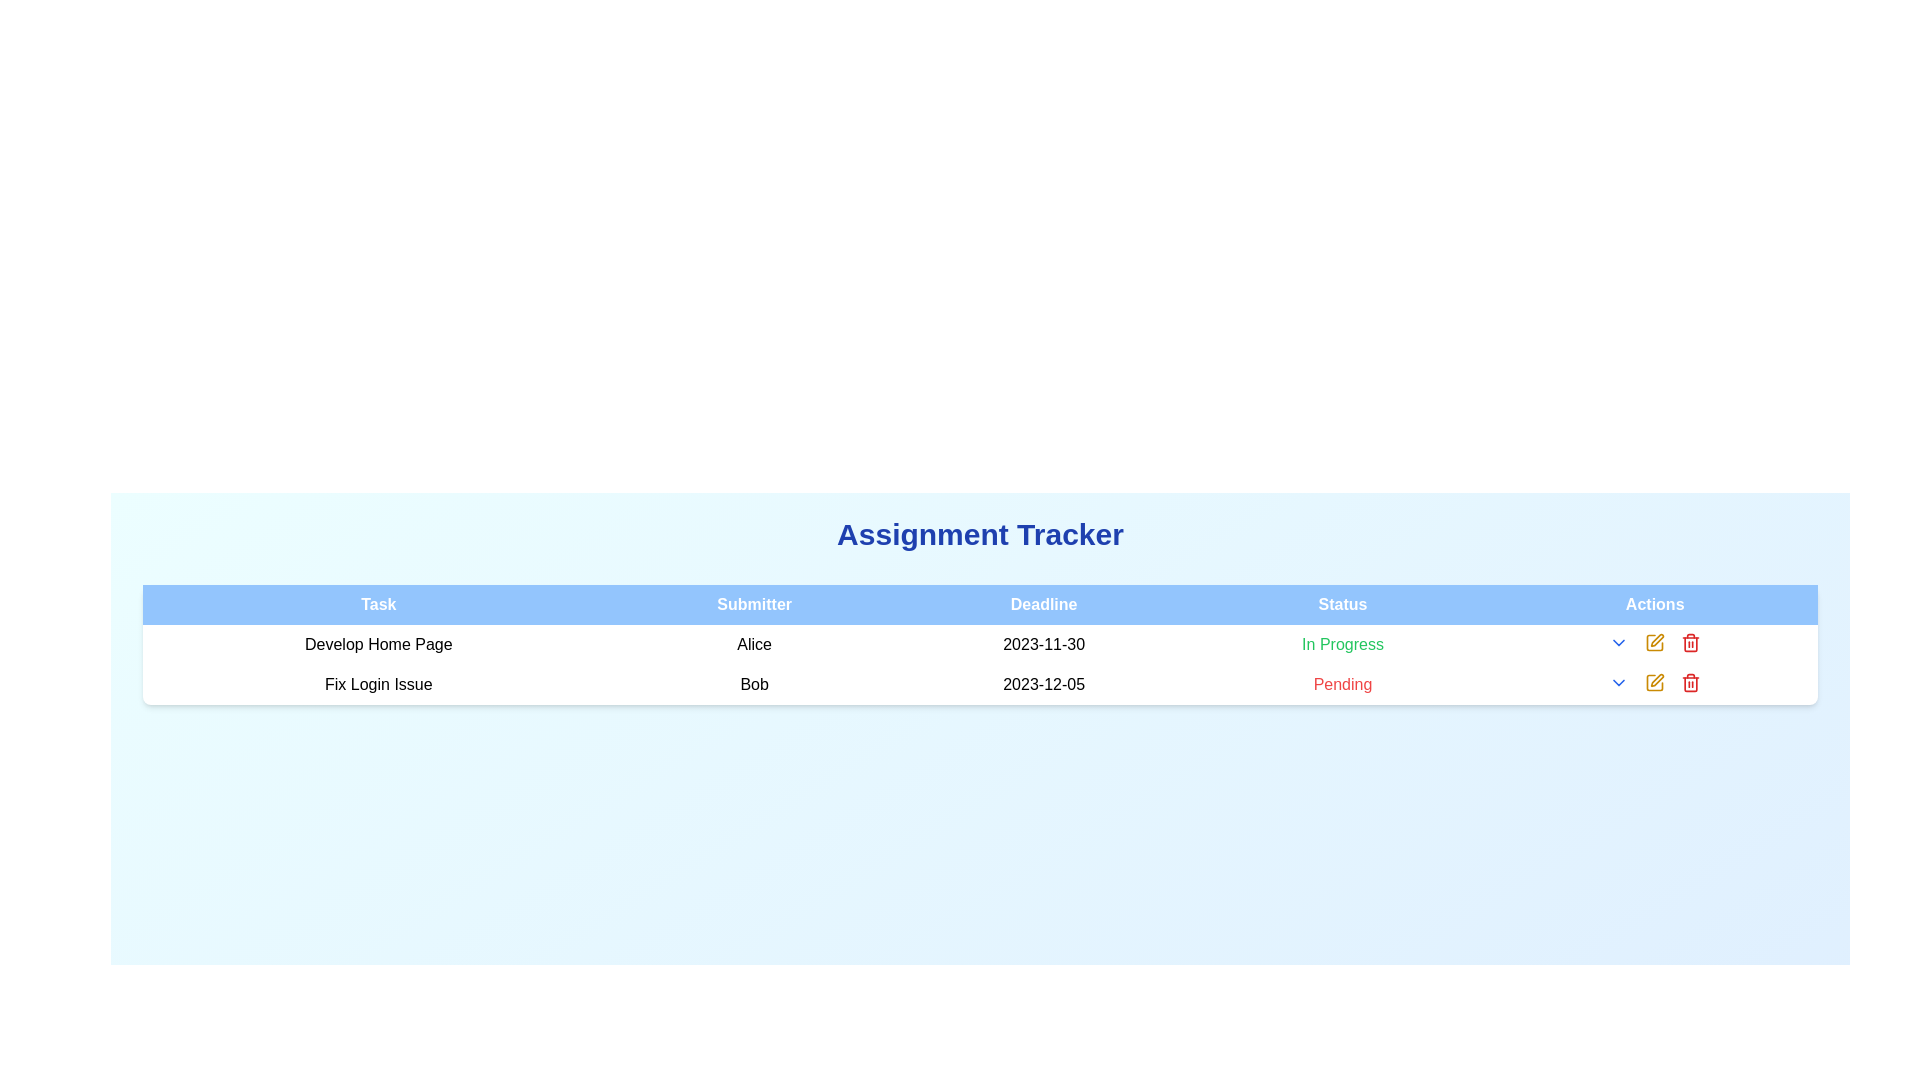 This screenshot has width=1920, height=1080. What do you see at coordinates (1690, 643) in the screenshot?
I see `the delete action button located` at bounding box center [1690, 643].